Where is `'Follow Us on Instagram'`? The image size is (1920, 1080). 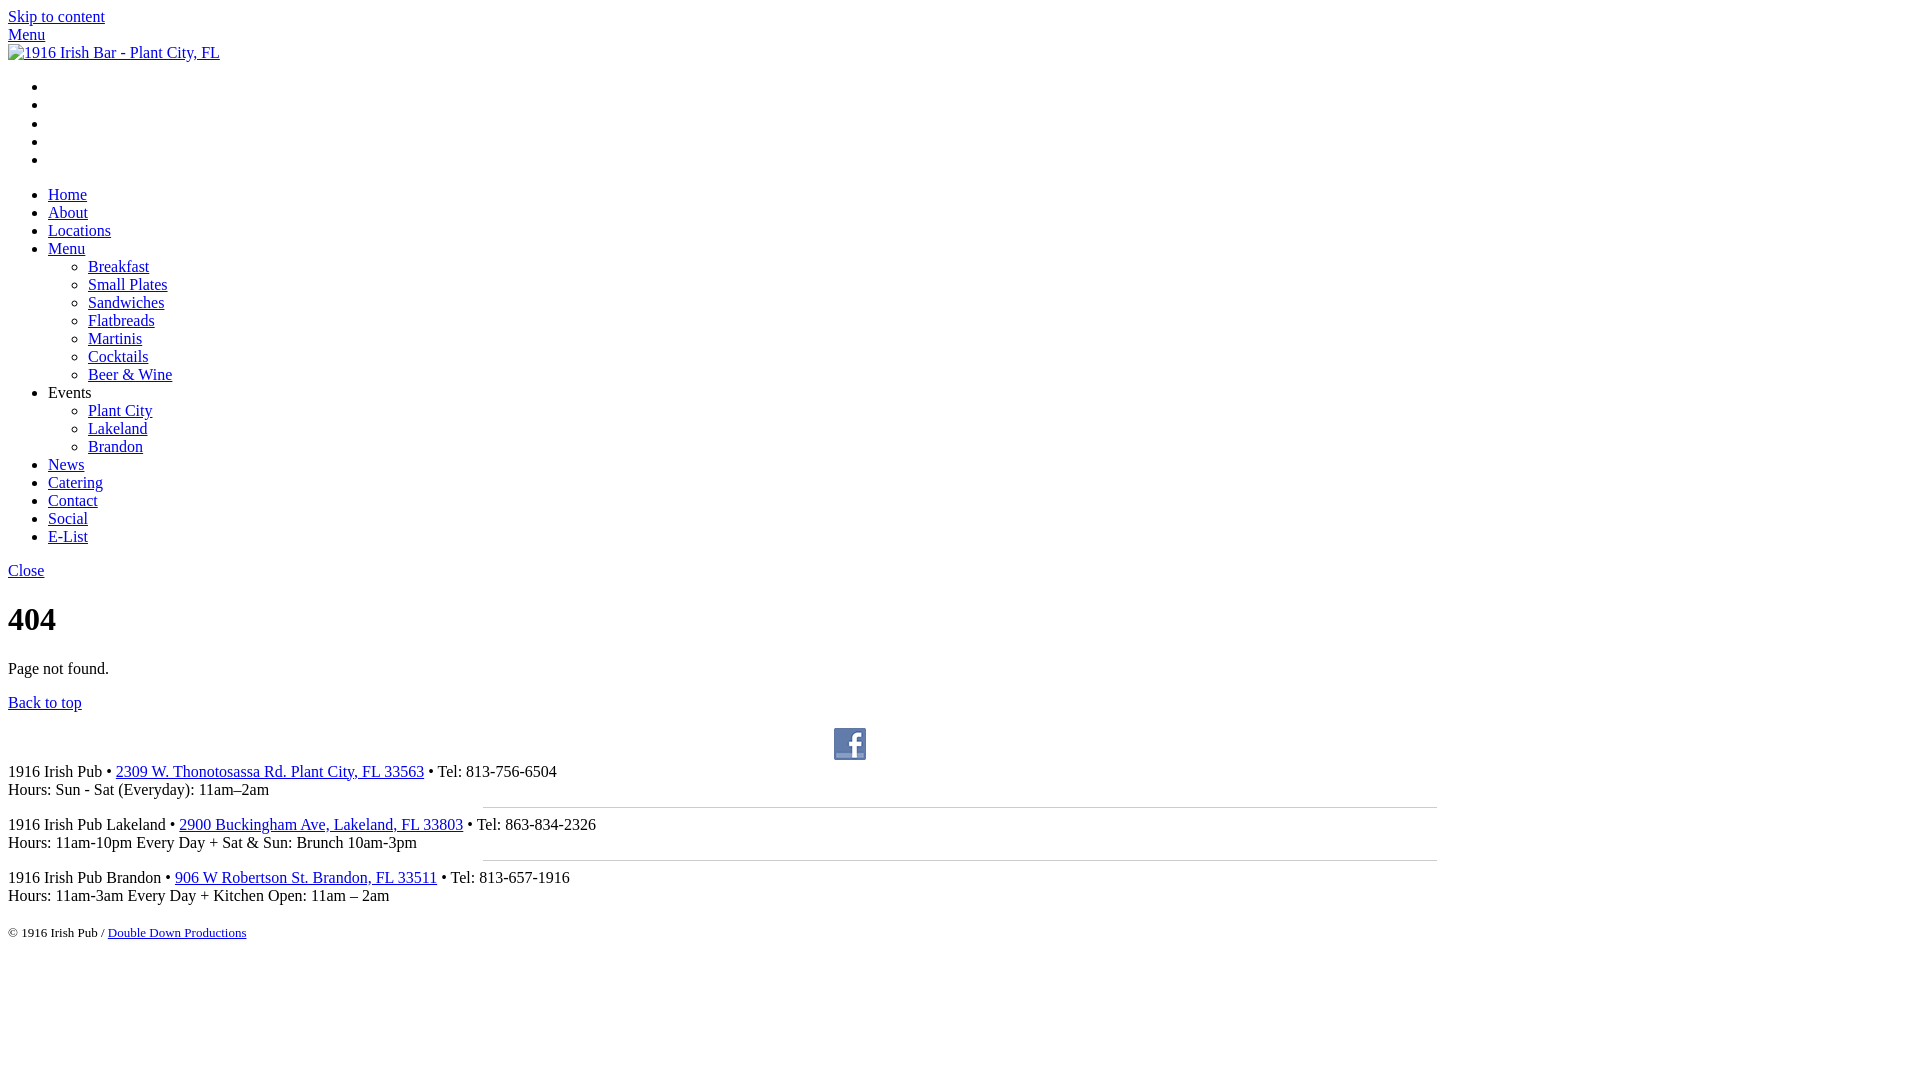
'Follow Us on Instagram' is located at coordinates (933, 744).